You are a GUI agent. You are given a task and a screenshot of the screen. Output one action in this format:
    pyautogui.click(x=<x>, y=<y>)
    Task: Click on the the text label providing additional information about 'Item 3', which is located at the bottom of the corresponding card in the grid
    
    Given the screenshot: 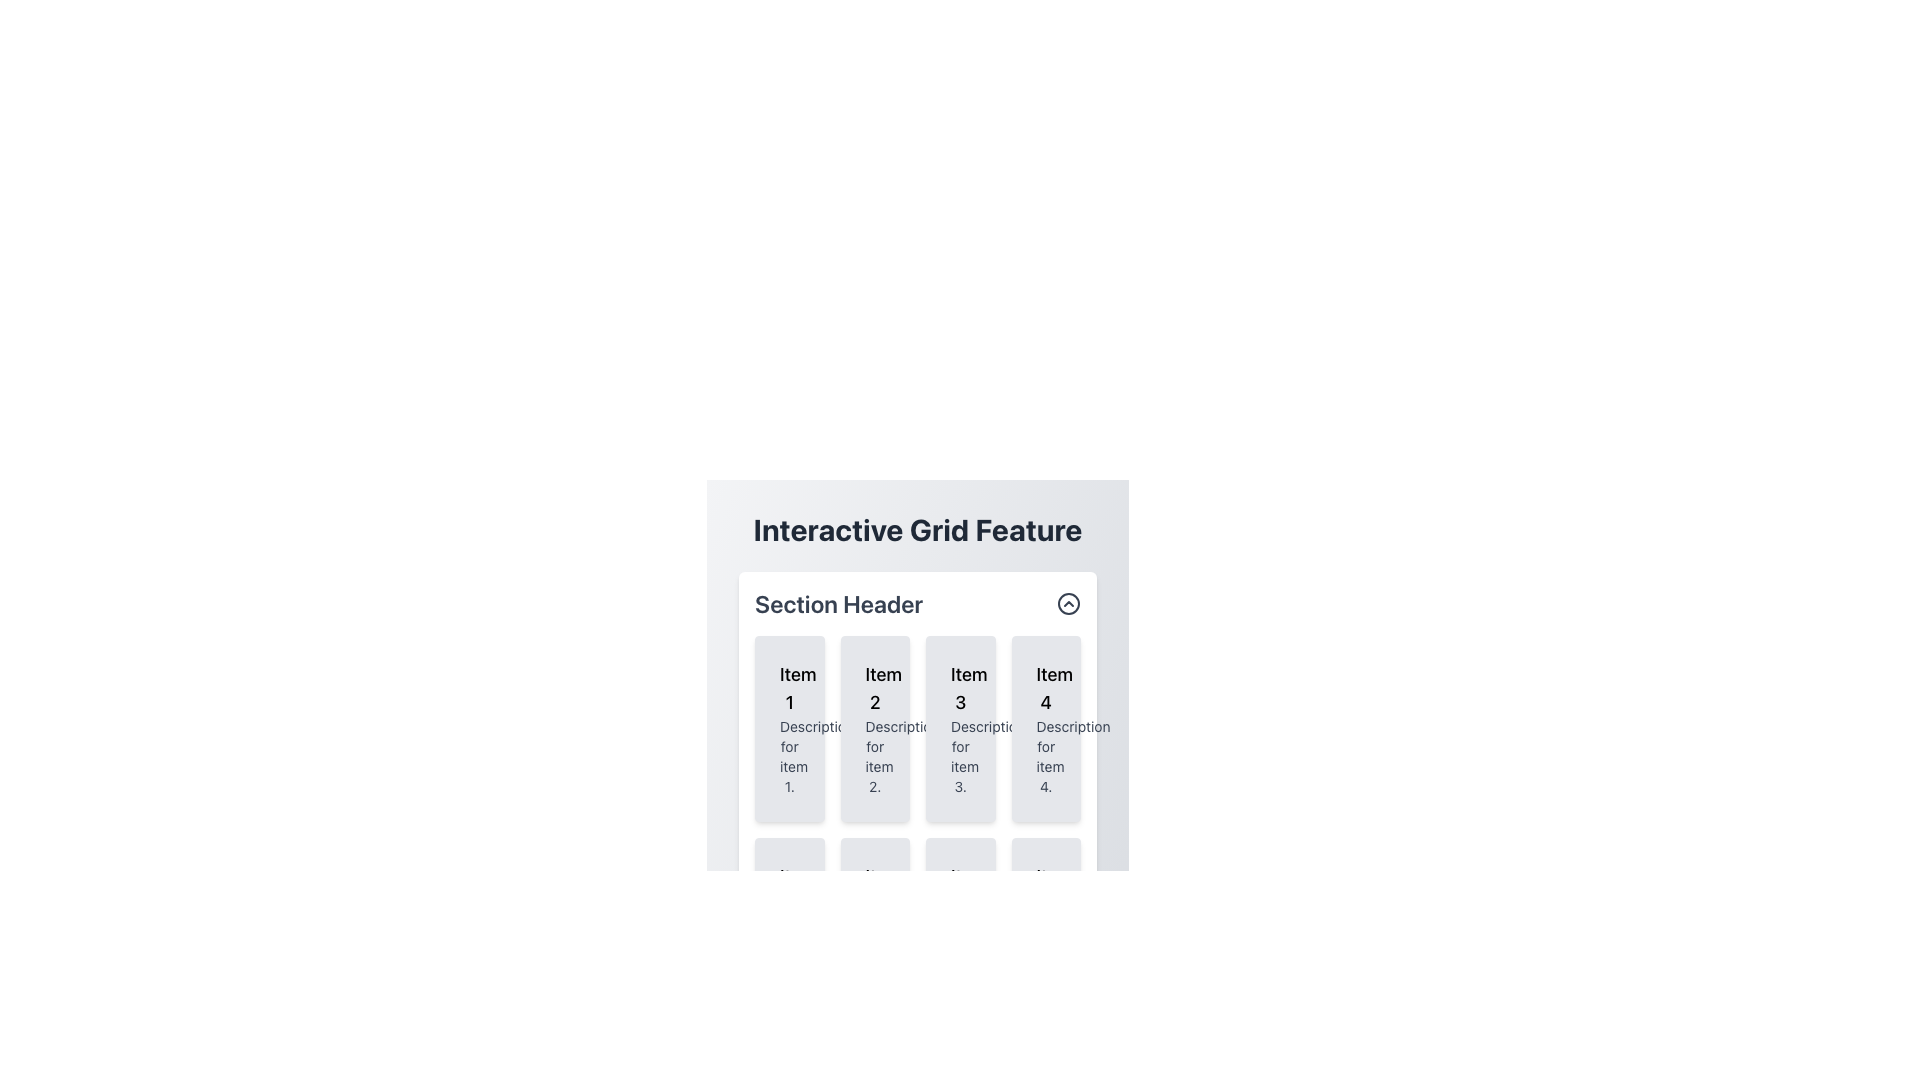 What is the action you would take?
    pyautogui.click(x=960, y=756)
    